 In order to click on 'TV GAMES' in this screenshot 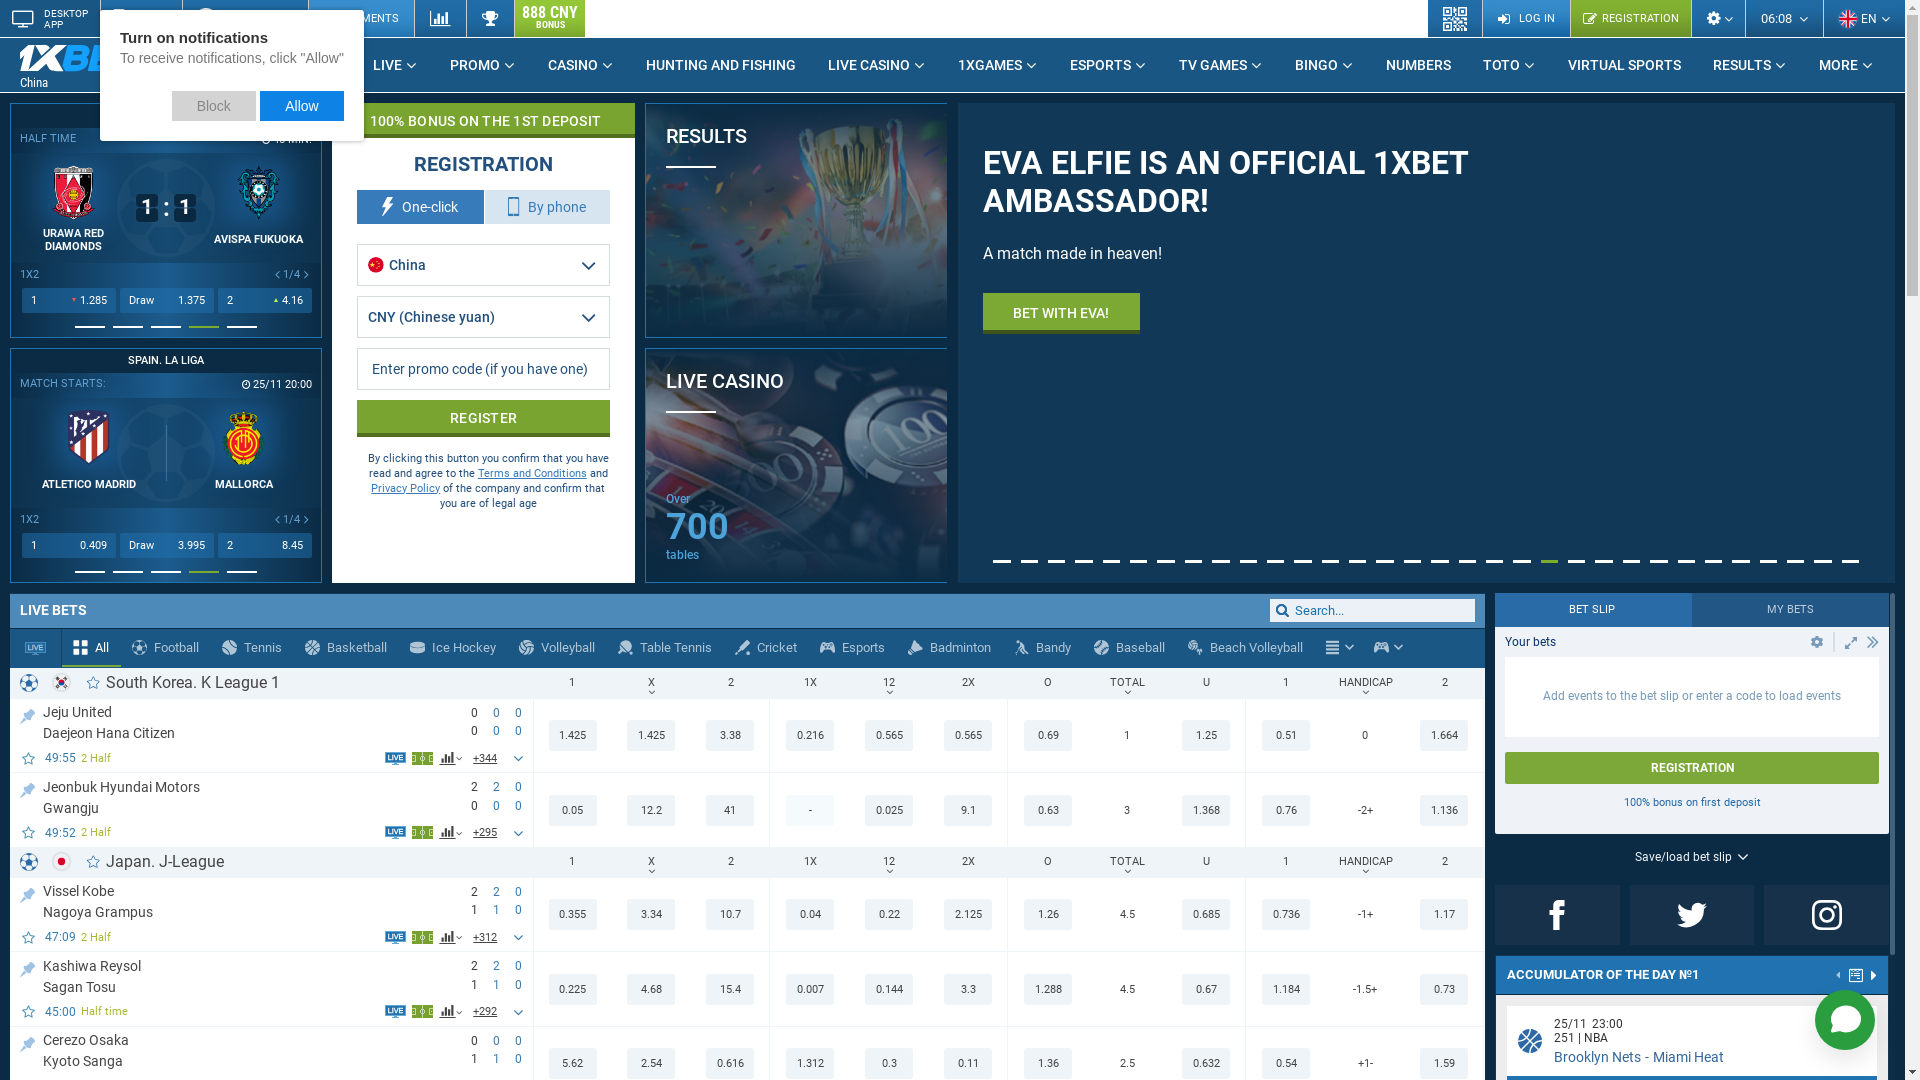, I will do `click(1162, 64)`.